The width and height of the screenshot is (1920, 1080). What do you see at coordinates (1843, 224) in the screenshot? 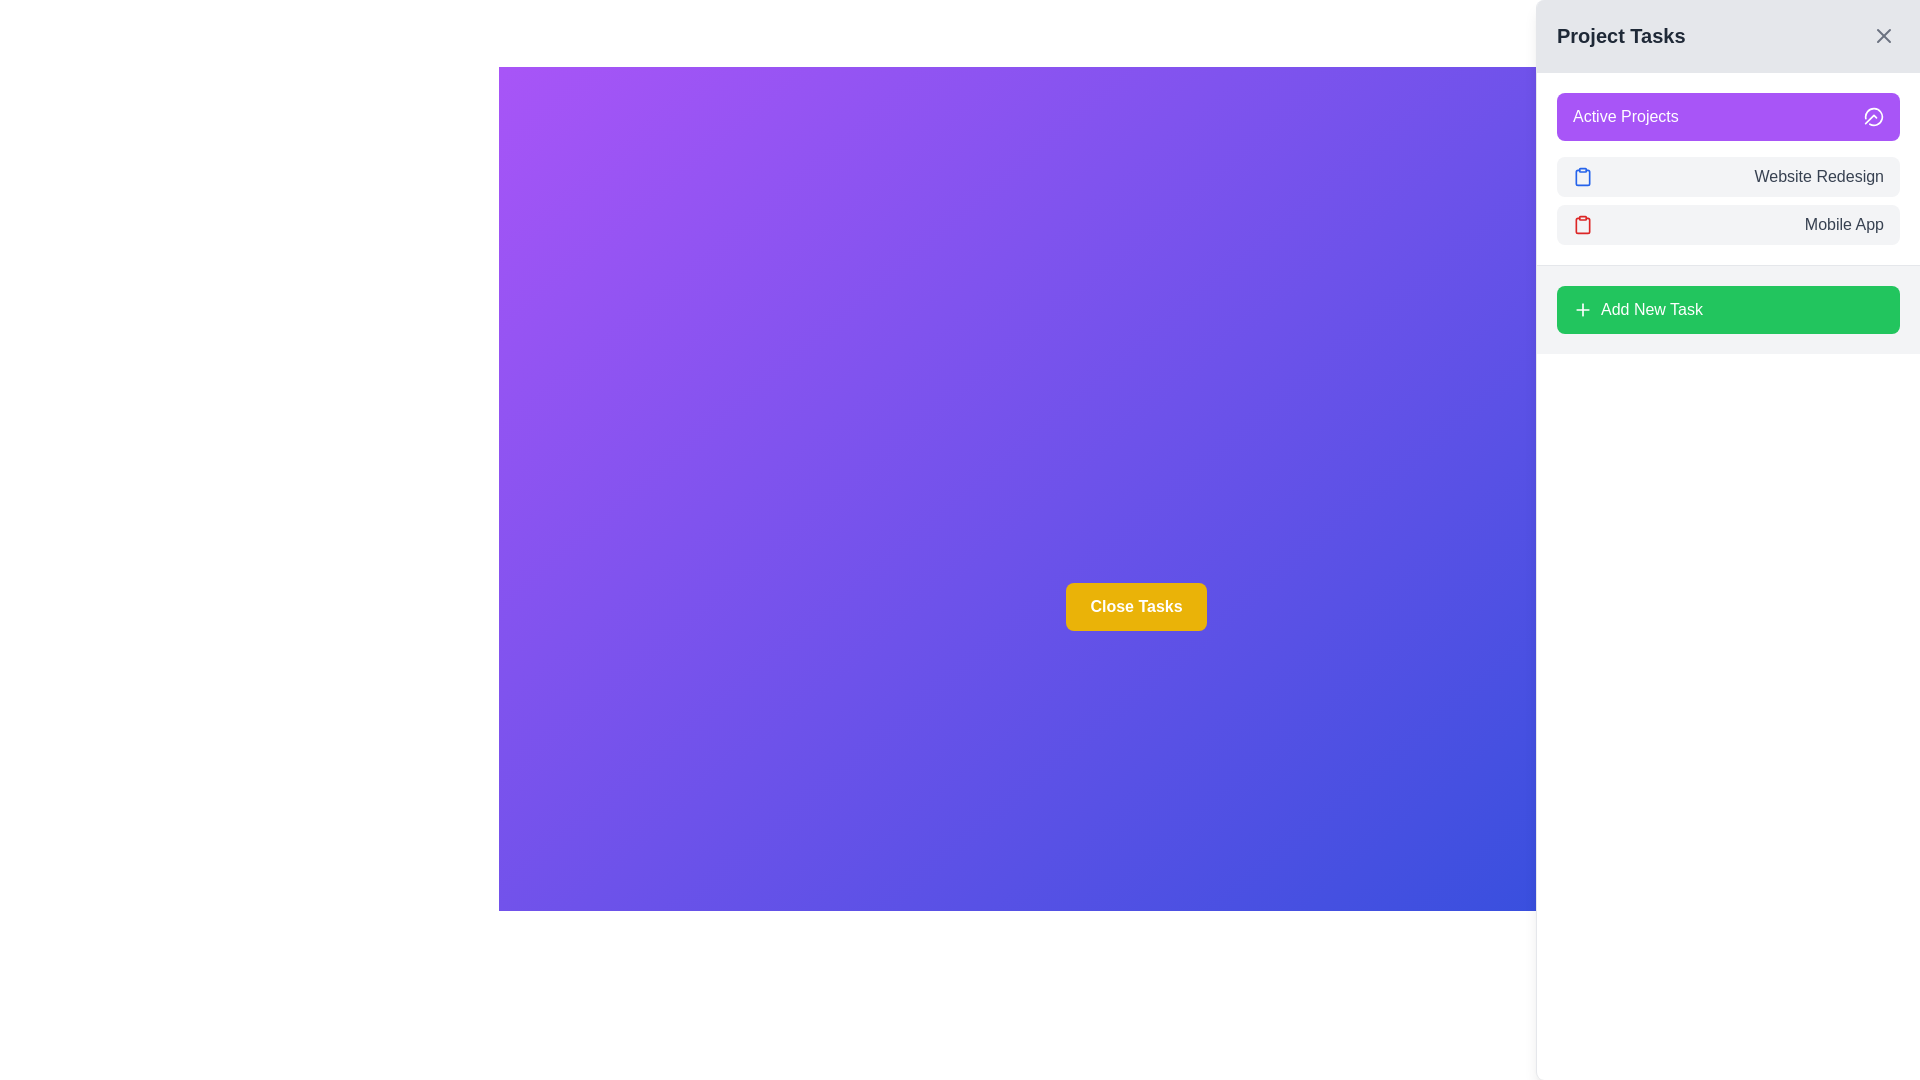
I see `the static text label 'Mobile App' that serves as a descriptor for a task or project in the project management interface` at bounding box center [1843, 224].